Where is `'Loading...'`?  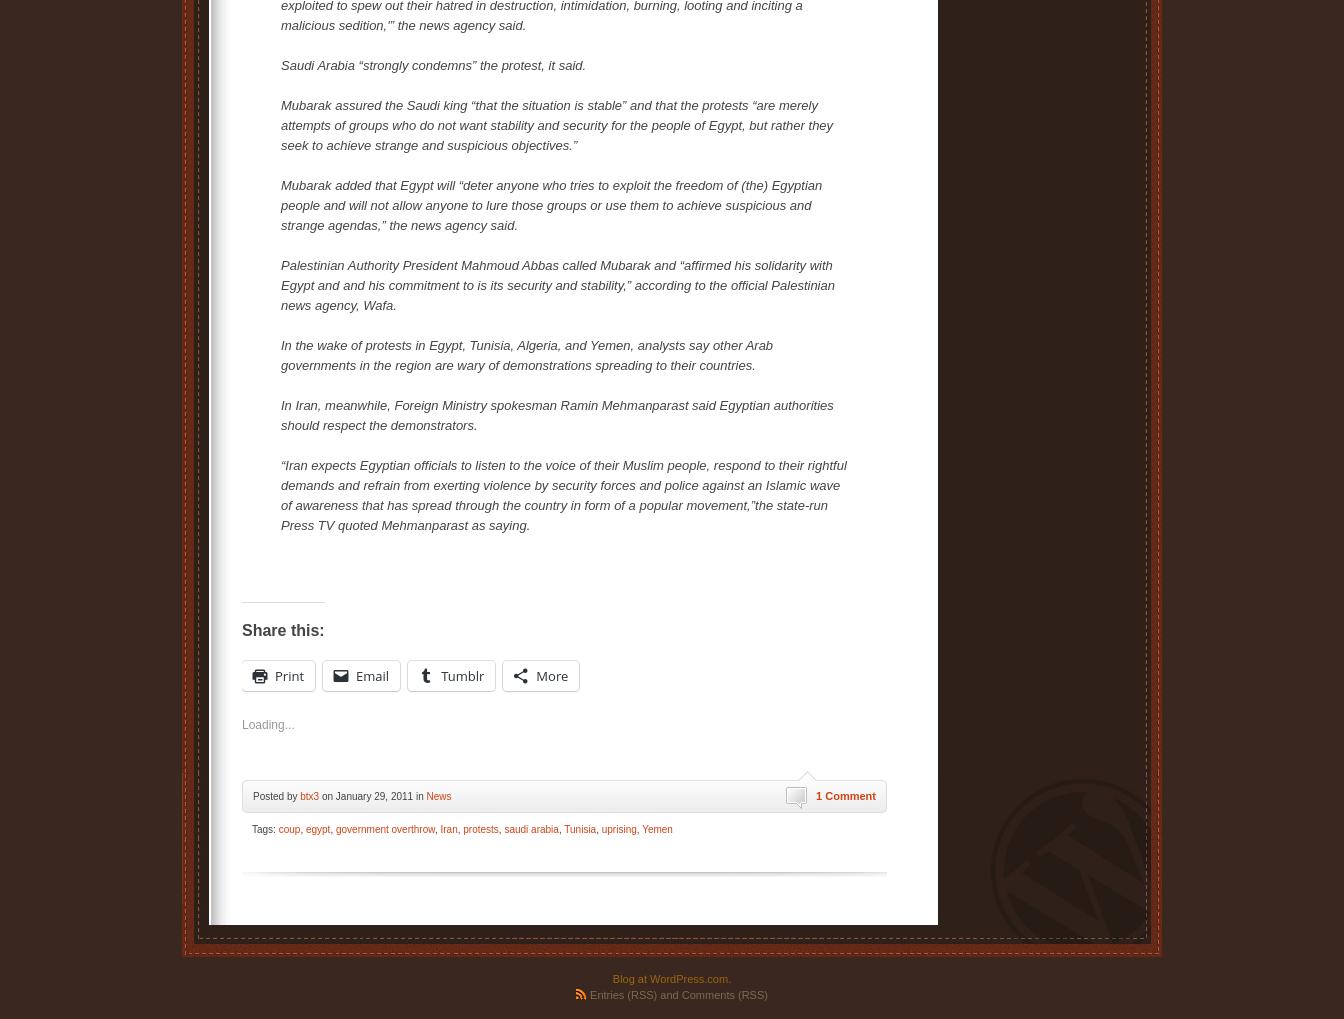
'Loading...' is located at coordinates (242, 725).